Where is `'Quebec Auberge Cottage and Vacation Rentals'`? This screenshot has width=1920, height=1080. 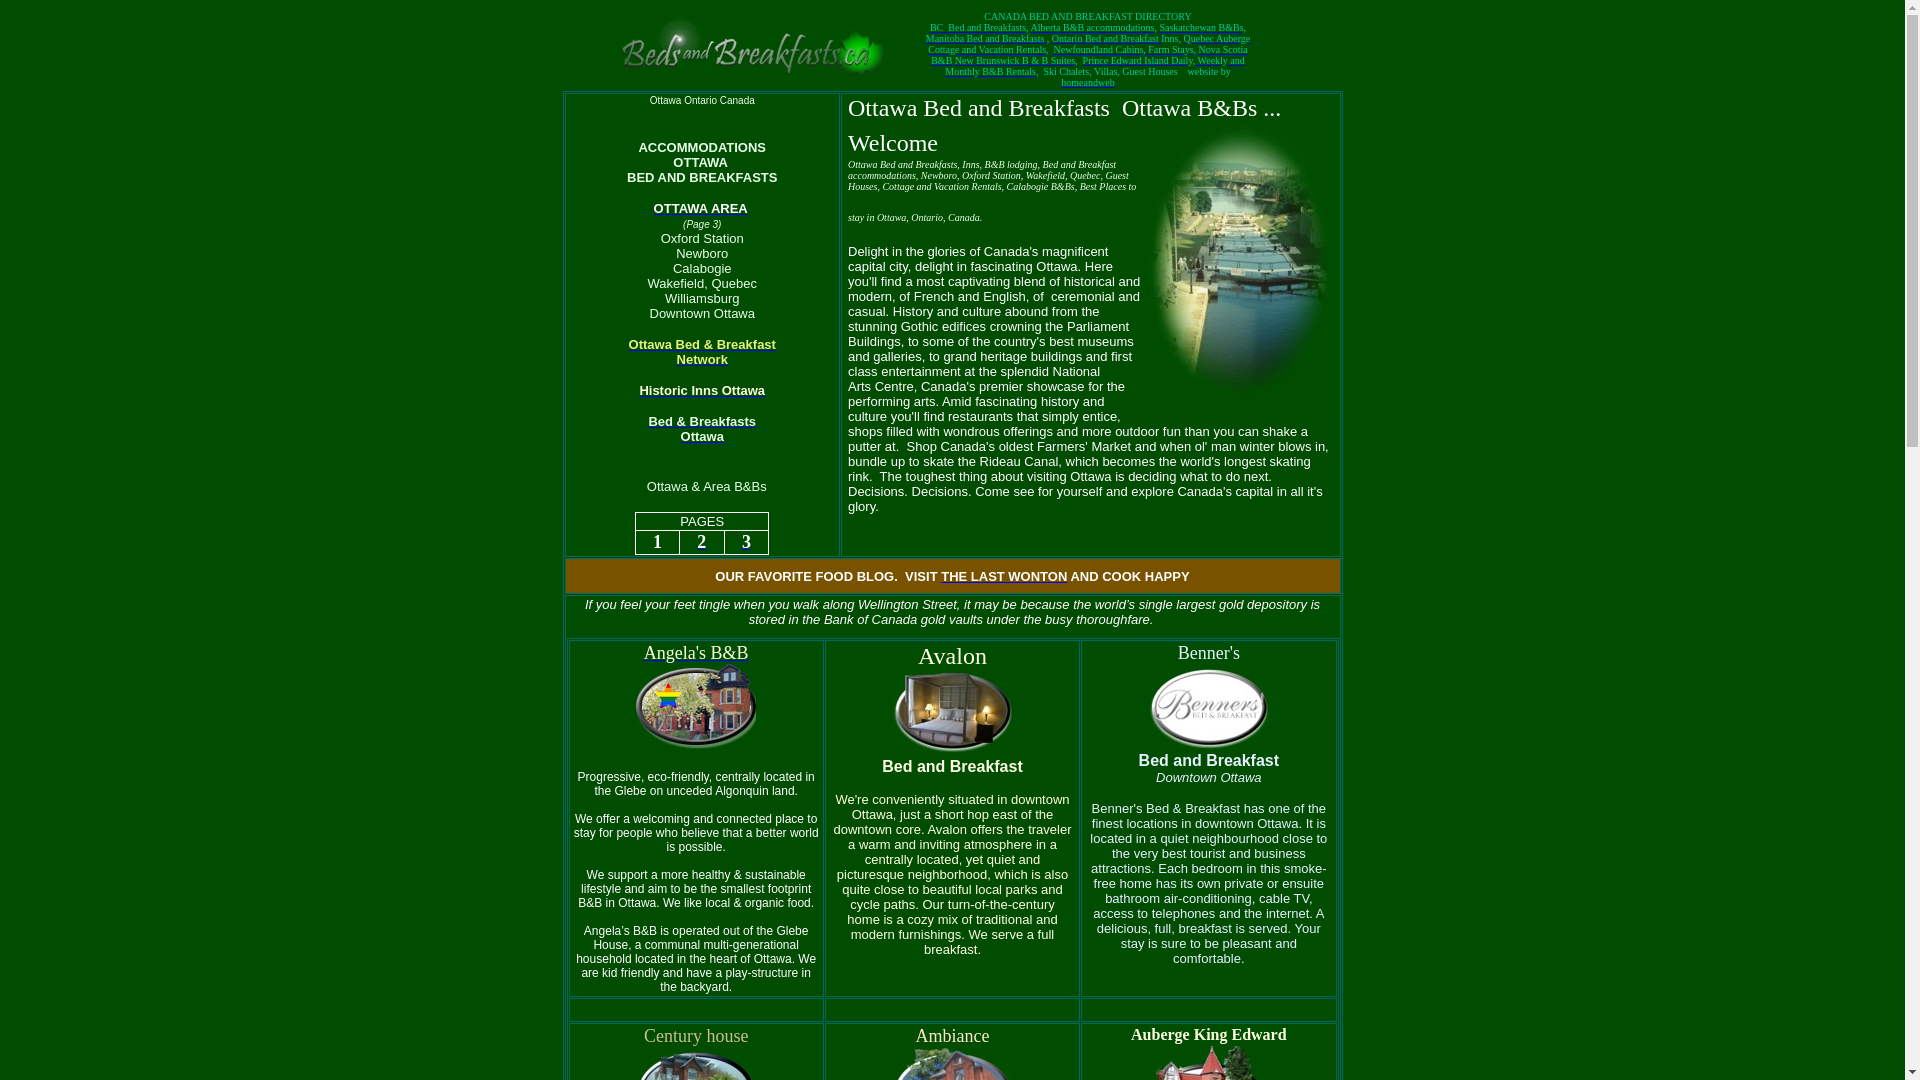
'Quebec Auberge Cottage and Vacation Rentals' is located at coordinates (1088, 42).